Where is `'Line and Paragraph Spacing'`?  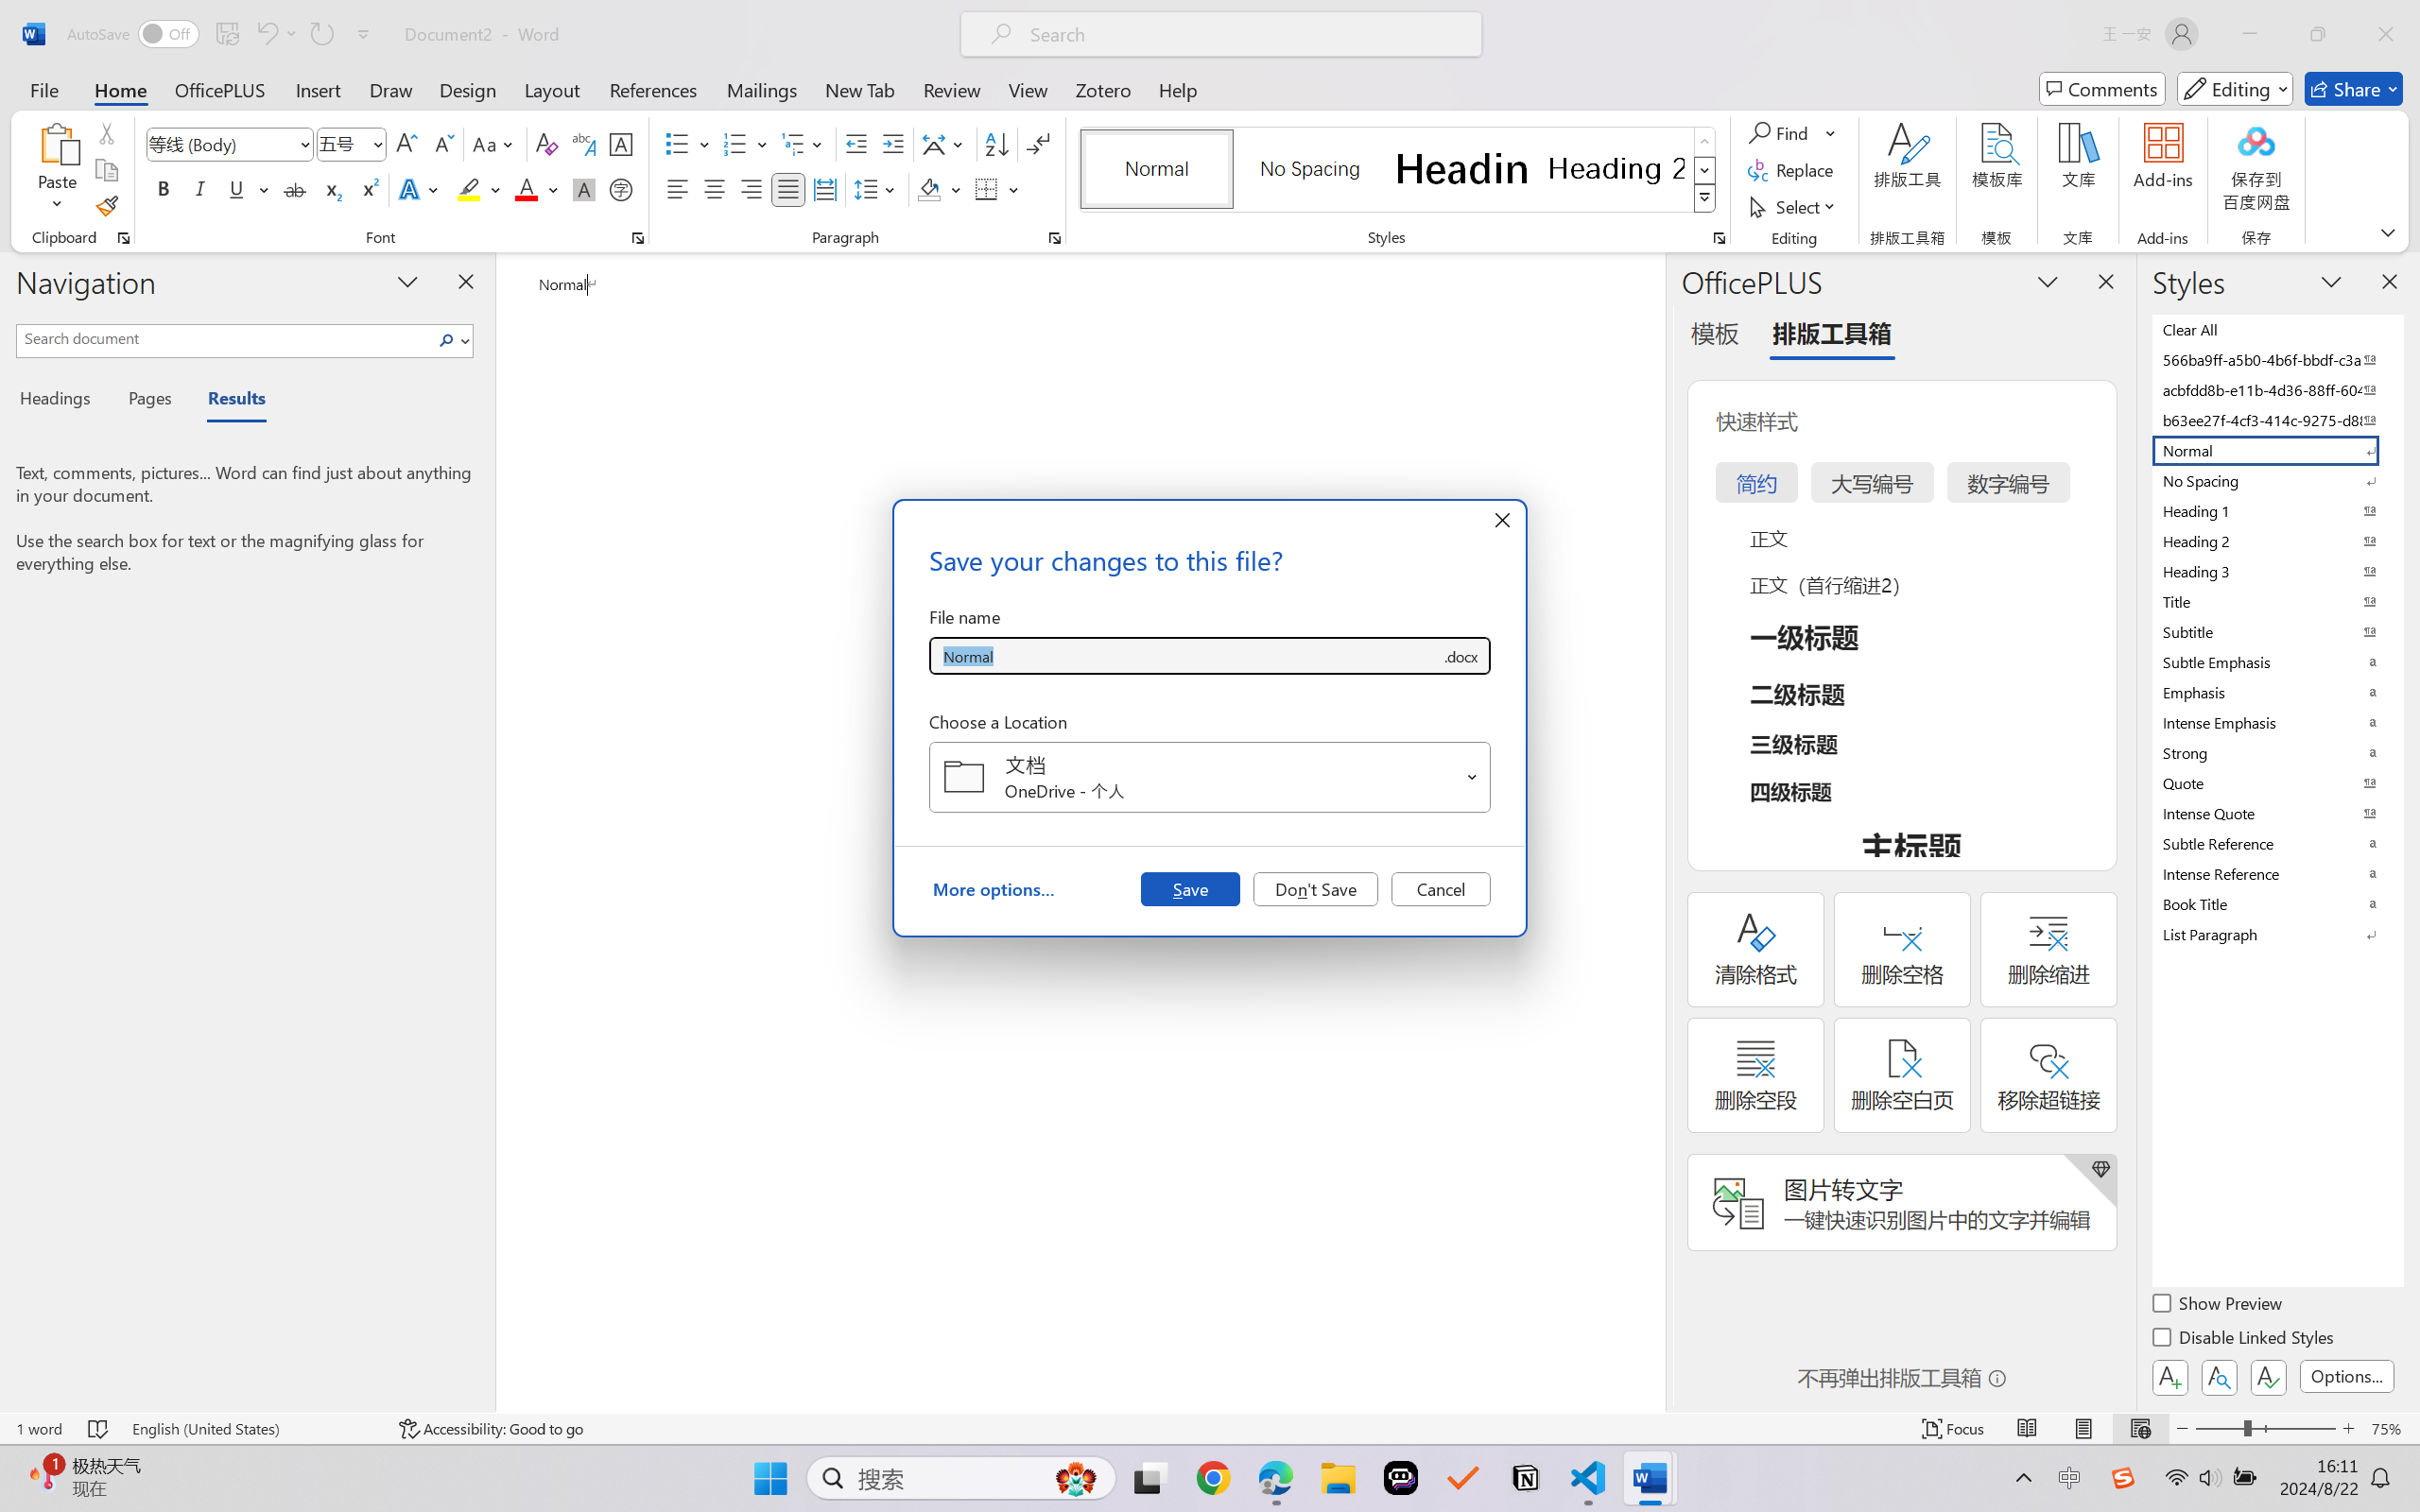 'Line and Paragraph Spacing' is located at coordinates (876, 188).